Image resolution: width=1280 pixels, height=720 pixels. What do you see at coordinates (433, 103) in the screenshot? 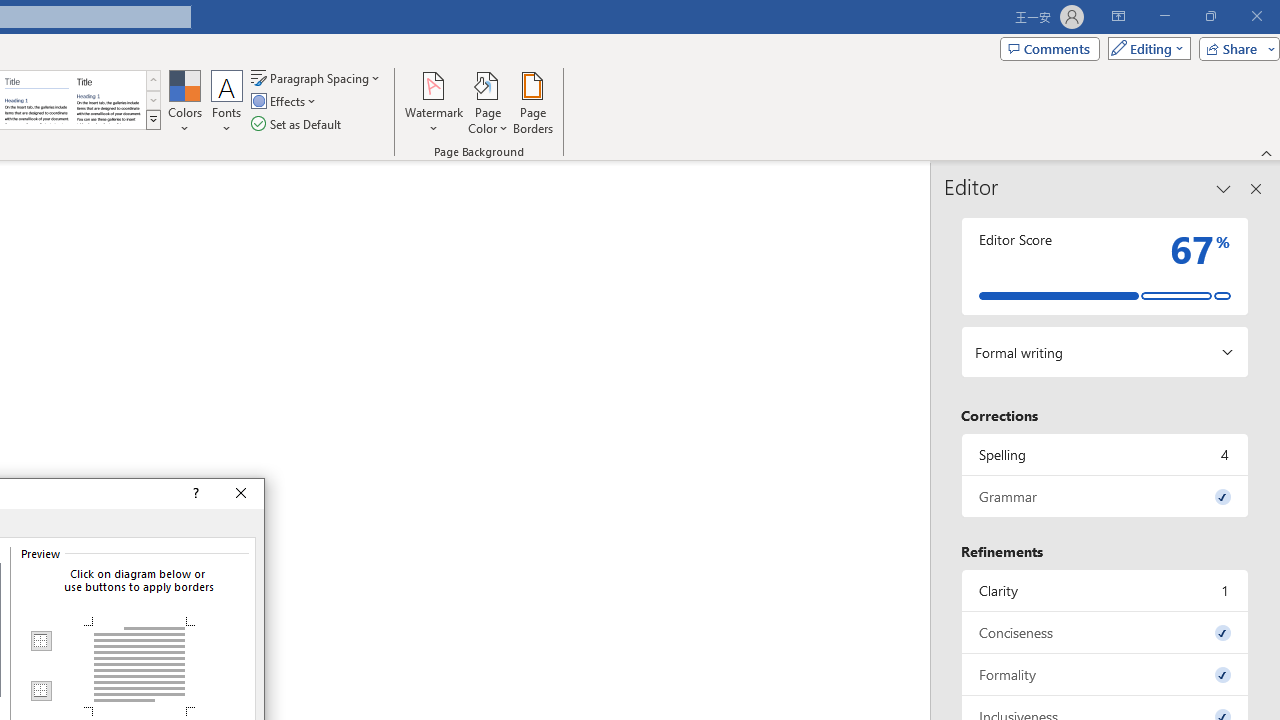
I see `'Watermark'` at bounding box center [433, 103].